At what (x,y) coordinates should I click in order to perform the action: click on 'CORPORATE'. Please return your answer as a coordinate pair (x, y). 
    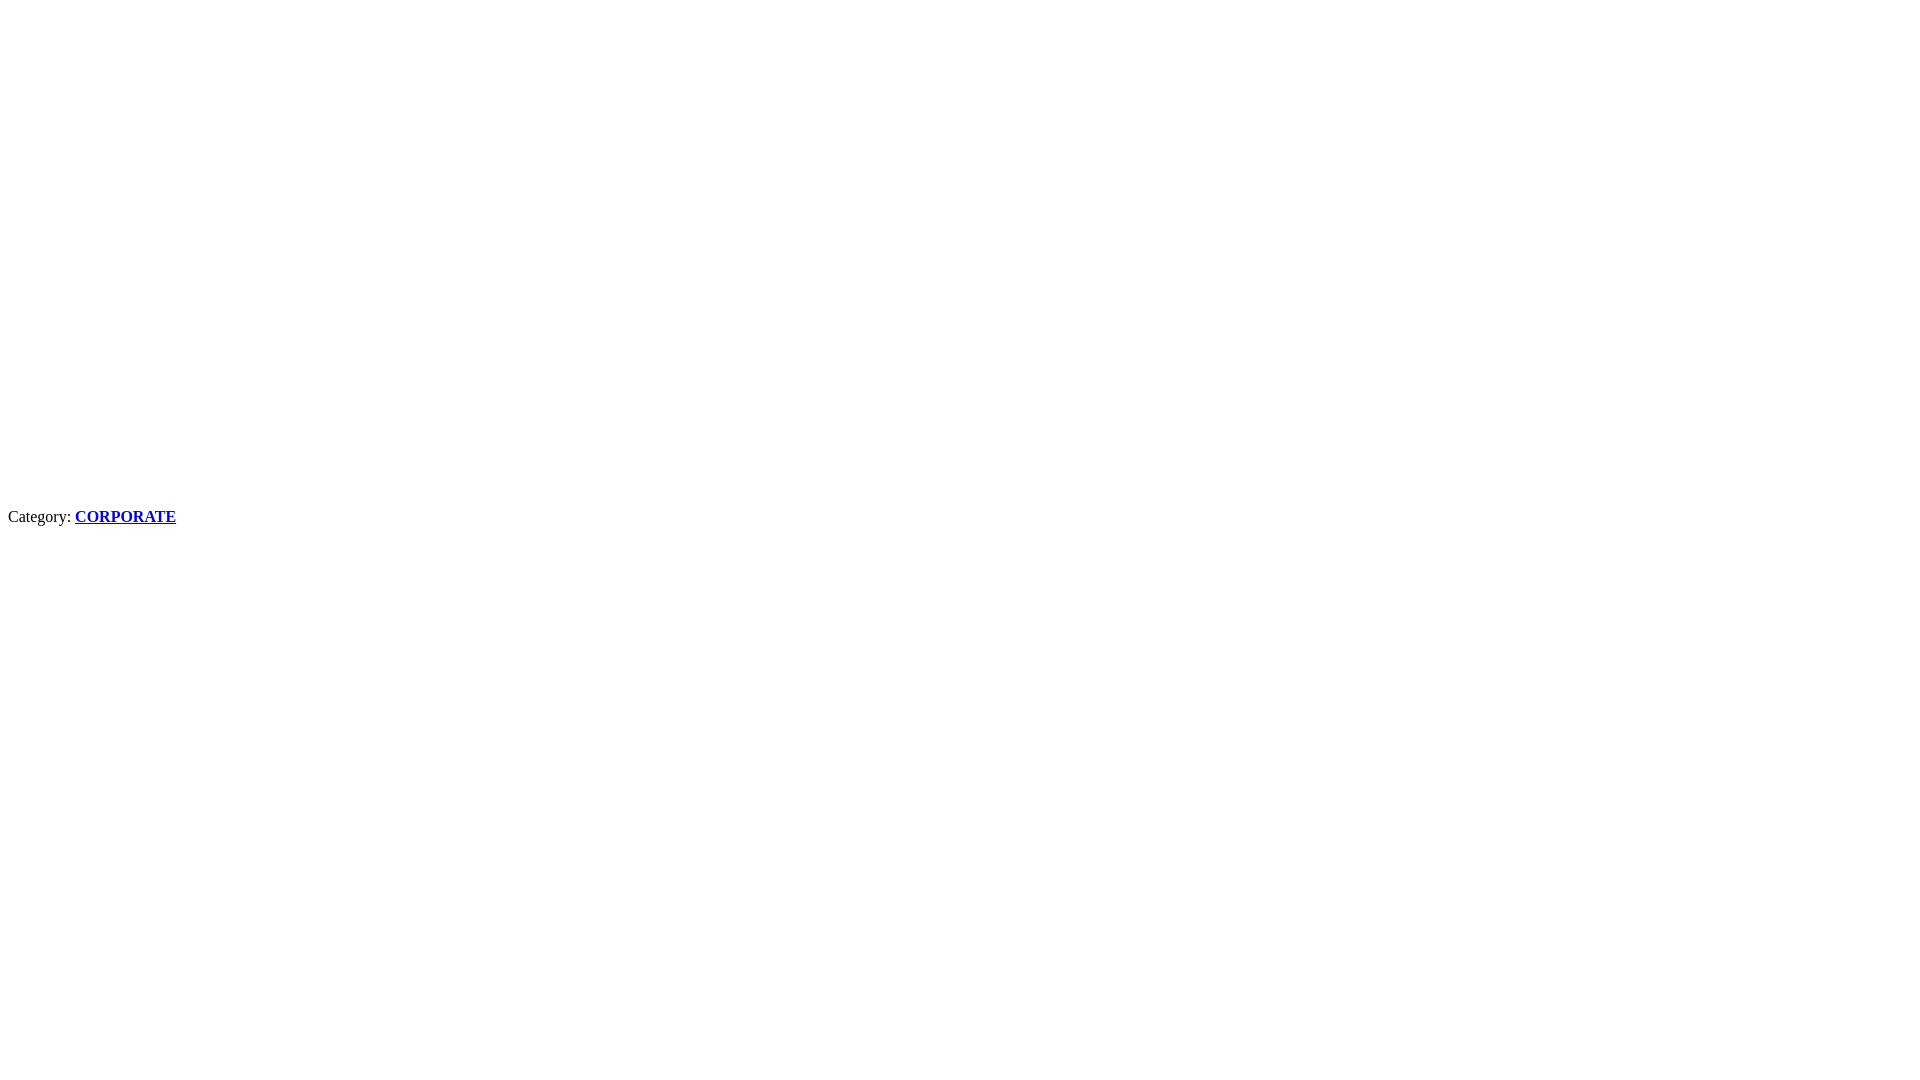
    Looking at the image, I should click on (124, 515).